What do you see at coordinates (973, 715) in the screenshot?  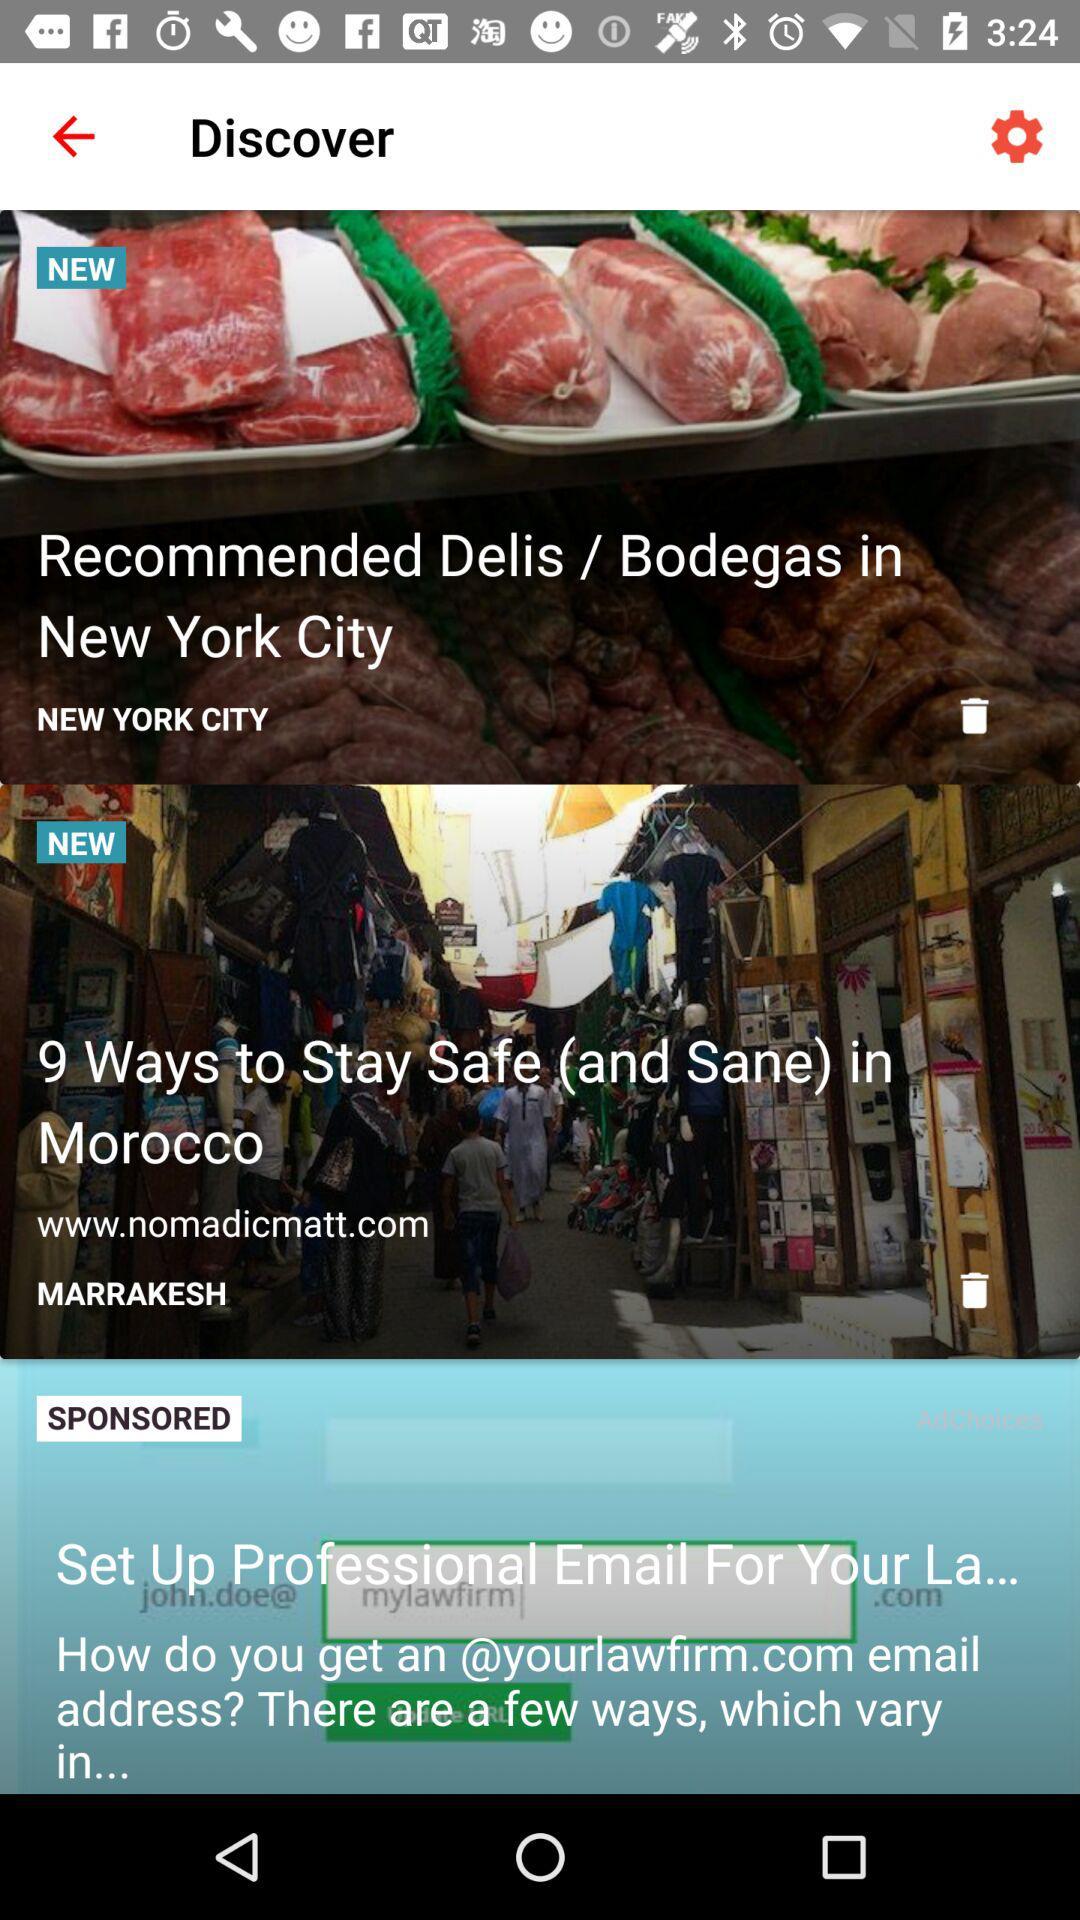 I see `trash` at bounding box center [973, 715].